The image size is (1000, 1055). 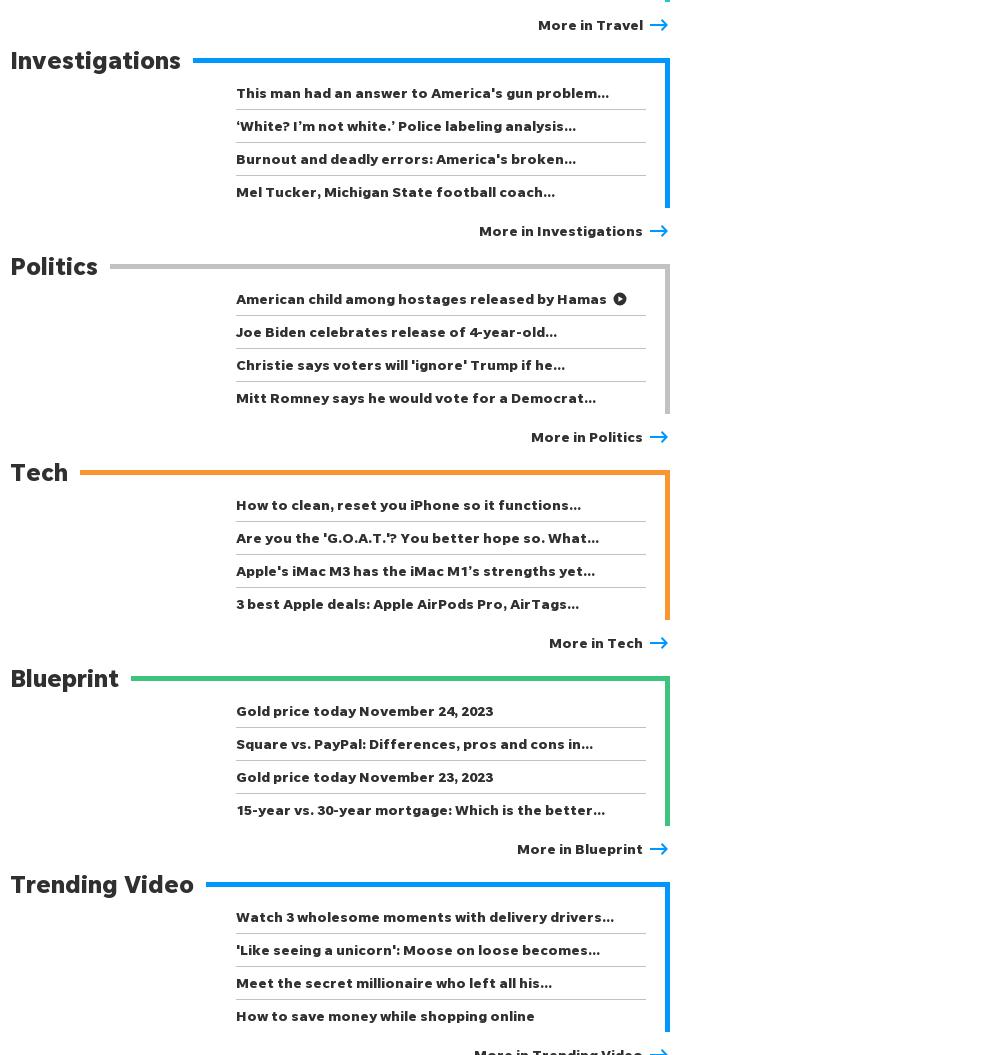 What do you see at coordinates (363, 775) in the screenshot?
I see `'Gold price today November 23, 2023'` at bounding box center [363, 775].